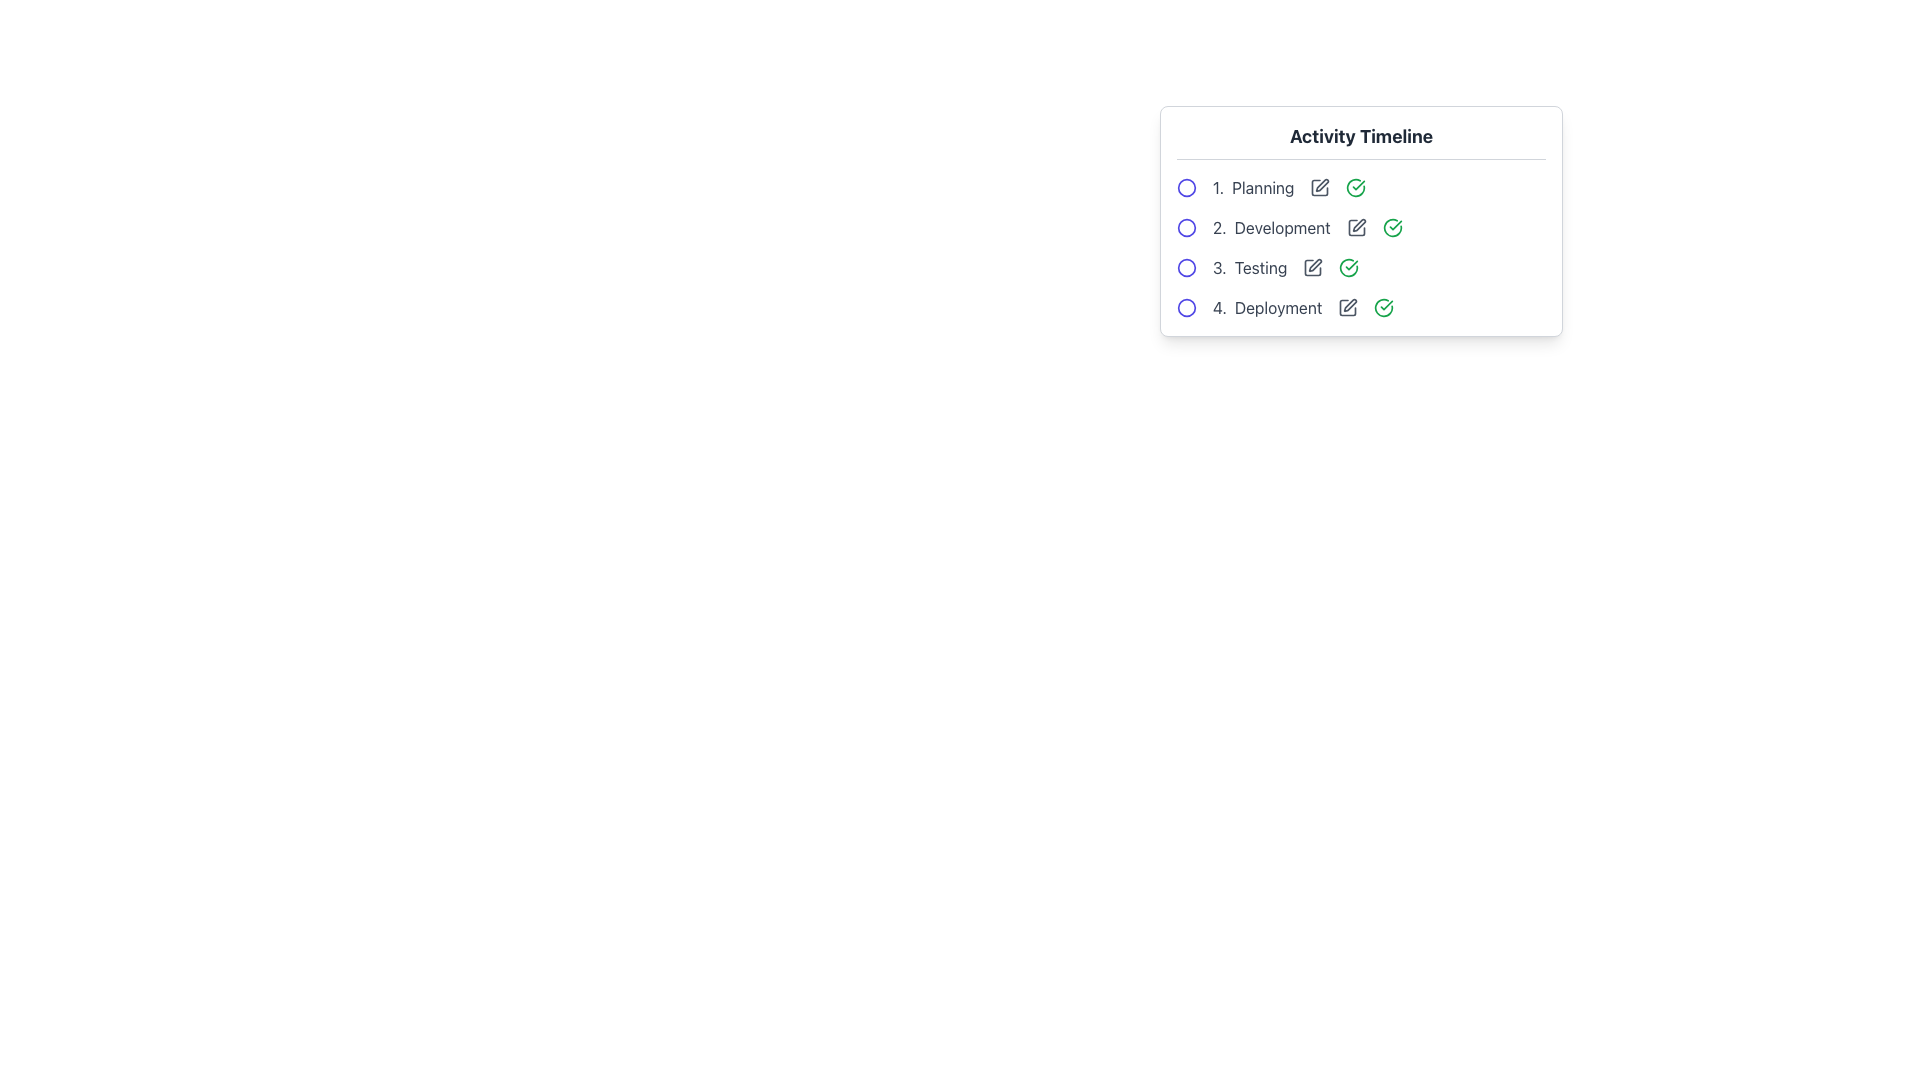 Image resolution: width=1920 pixels, height=1080 pixels. What do you see at coordinates (1266, 308) in the screenshot?
I see `the text label for the fourth step in the timeline titled 'Deployment', which is positioned between a circular icon on the left and a checkbox on the right` at bounding box center [1266, 308].